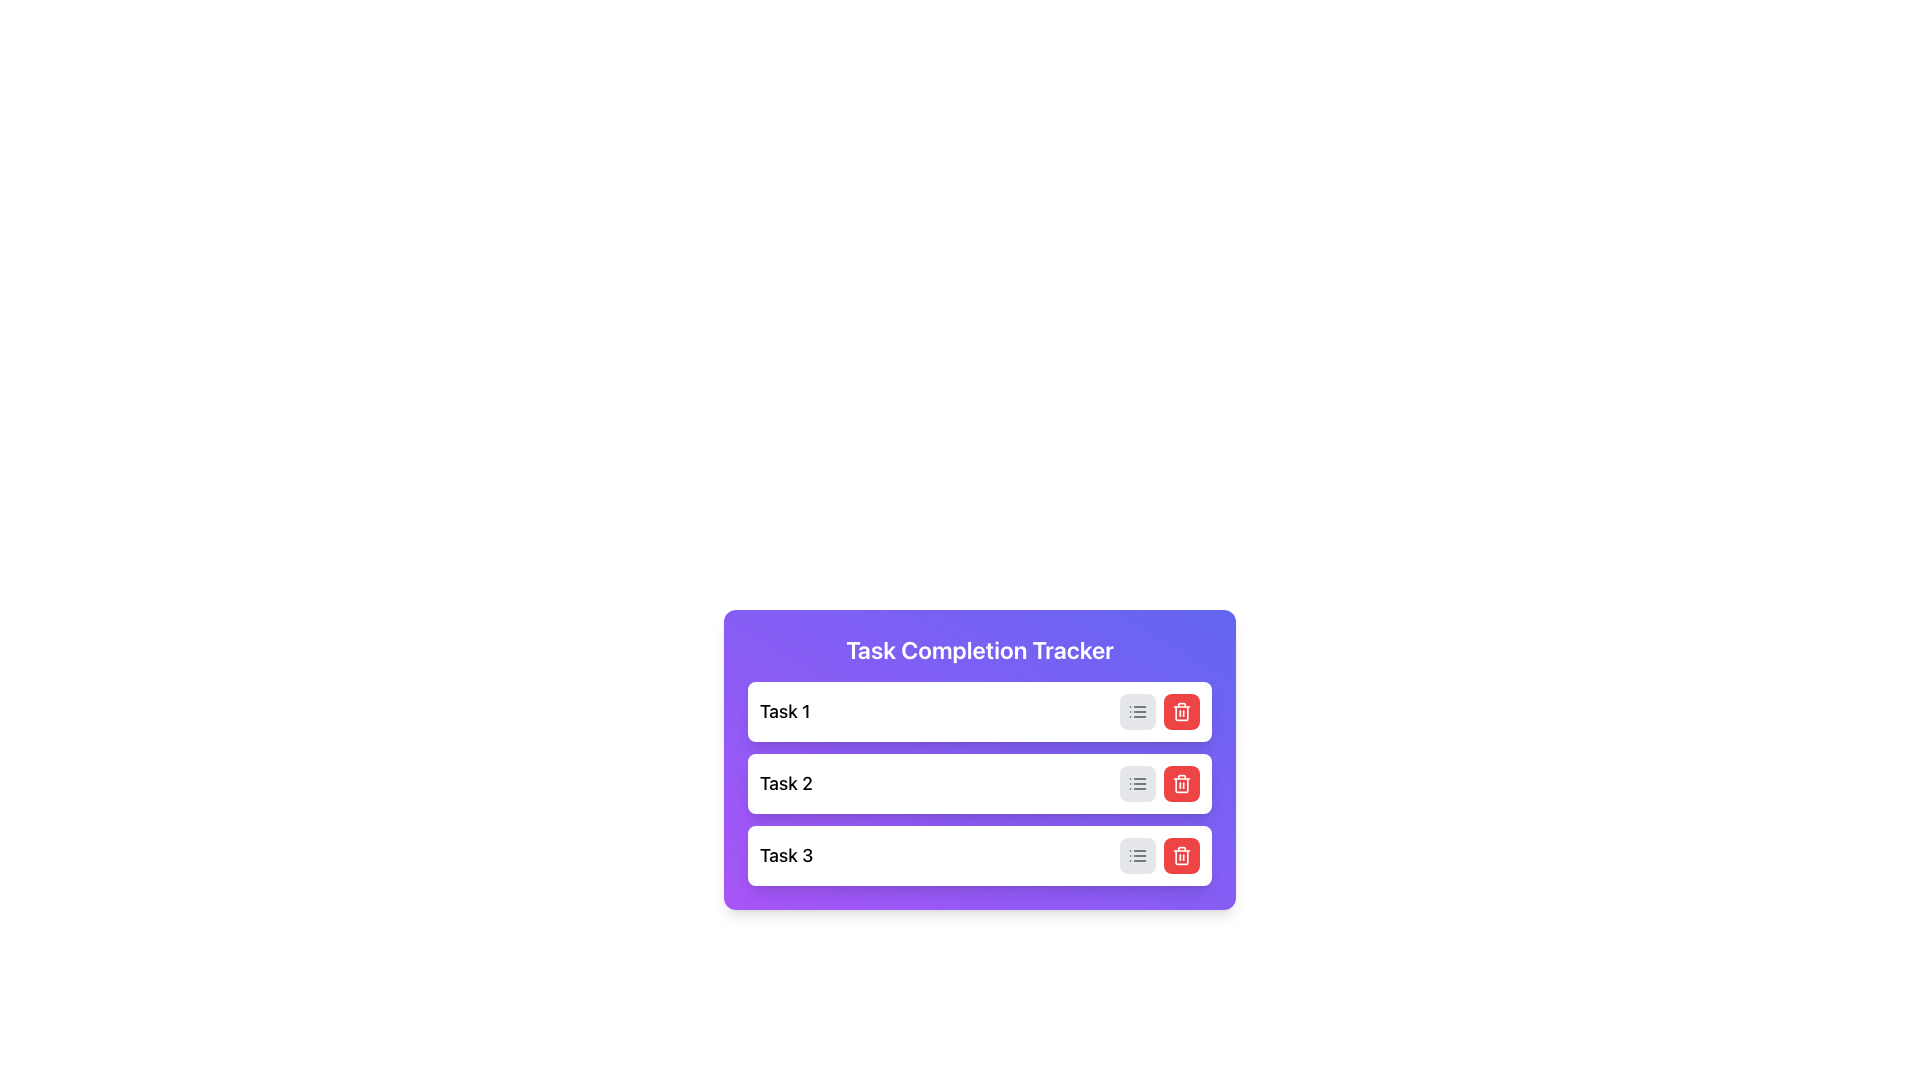 The height and width of the screenshot is (1080, 1920). I want to click on the left button of the segmented group of action controls for tasks, located within the 'Task 2' layout, so click(1160, 782).